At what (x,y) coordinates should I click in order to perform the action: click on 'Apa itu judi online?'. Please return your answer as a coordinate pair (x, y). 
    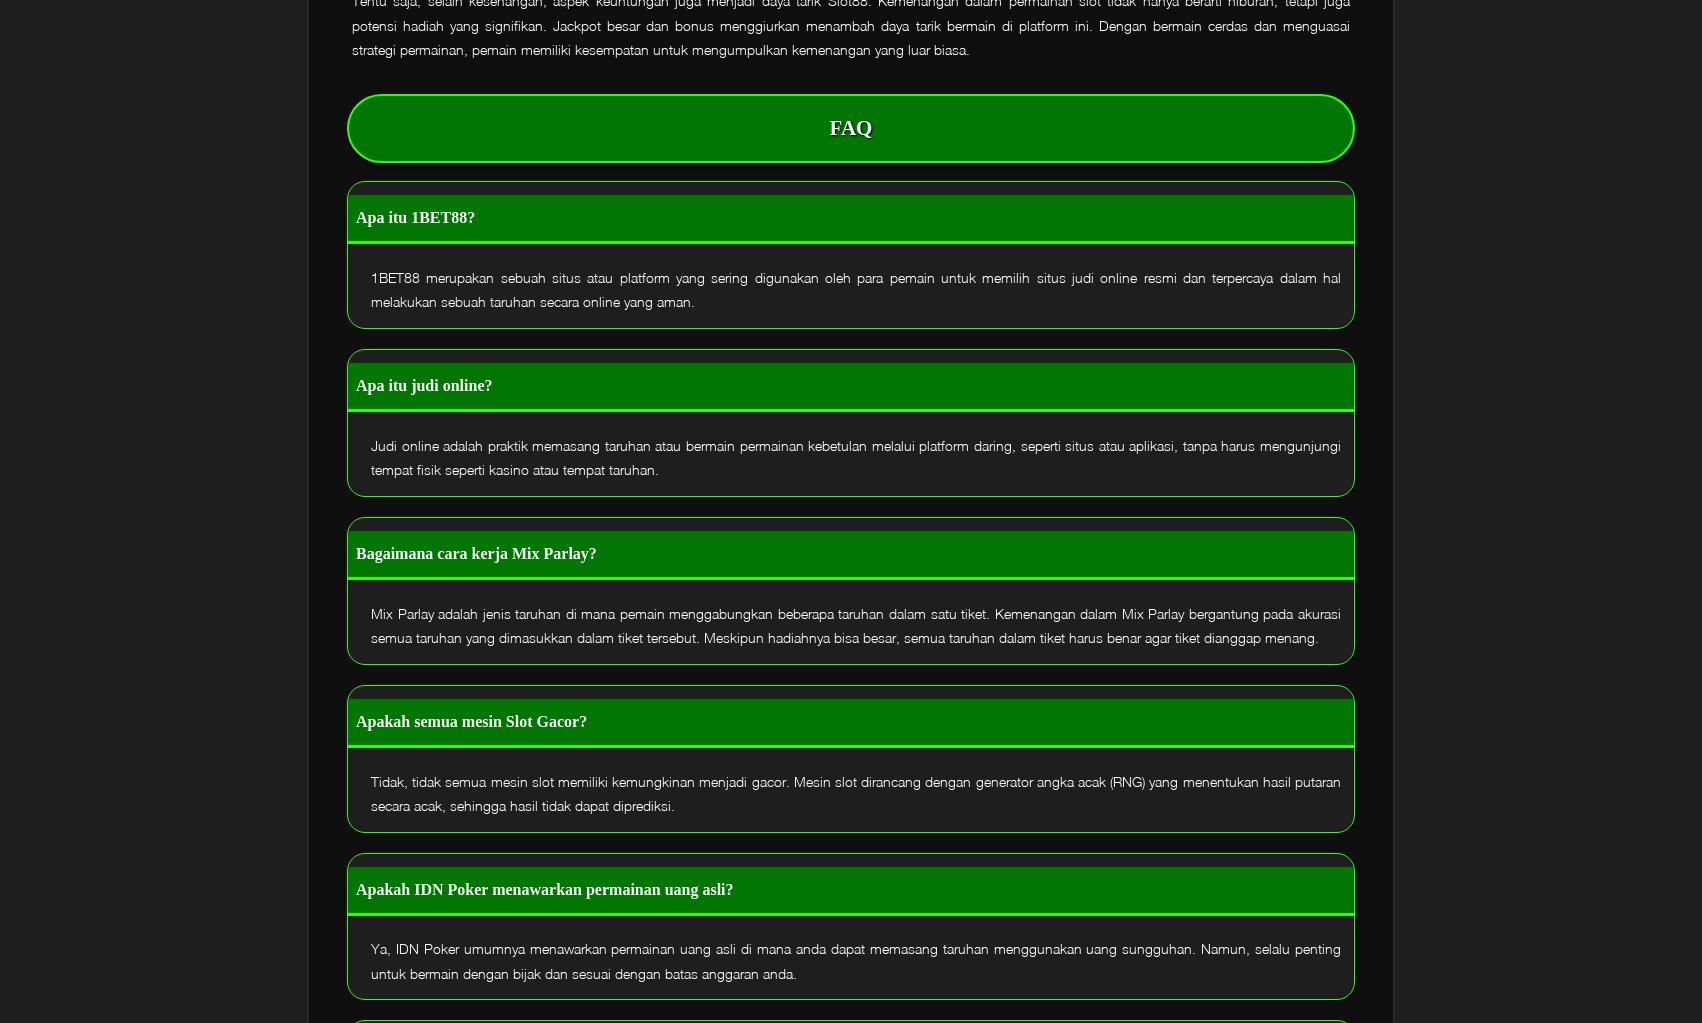
    Looking at the image, I should click on (356, 384).